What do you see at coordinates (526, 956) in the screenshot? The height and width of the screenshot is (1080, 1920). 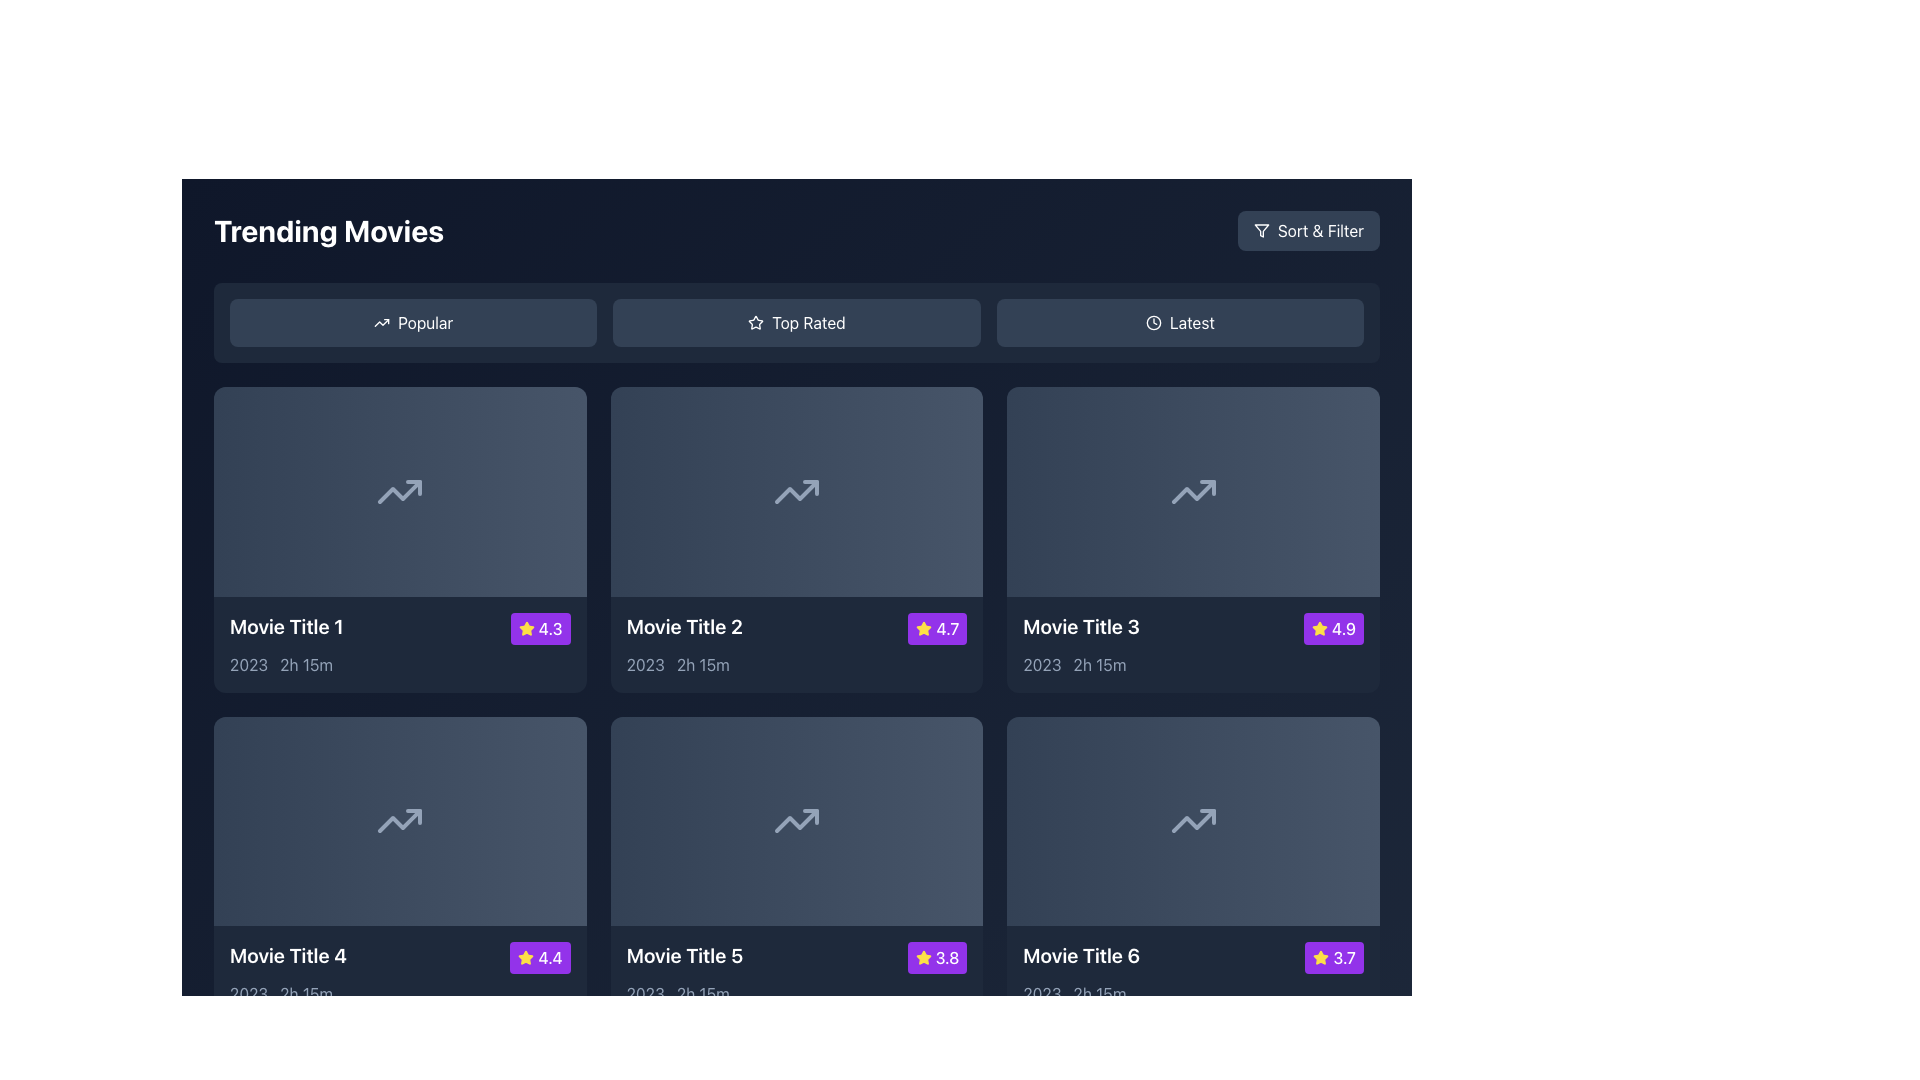 I see `the star icon representing the rating score of 'Movie Title 4', located in the lower right area of the movie card next to the purple box containing the rating number '4.4'` at bounding box center [526, 956].